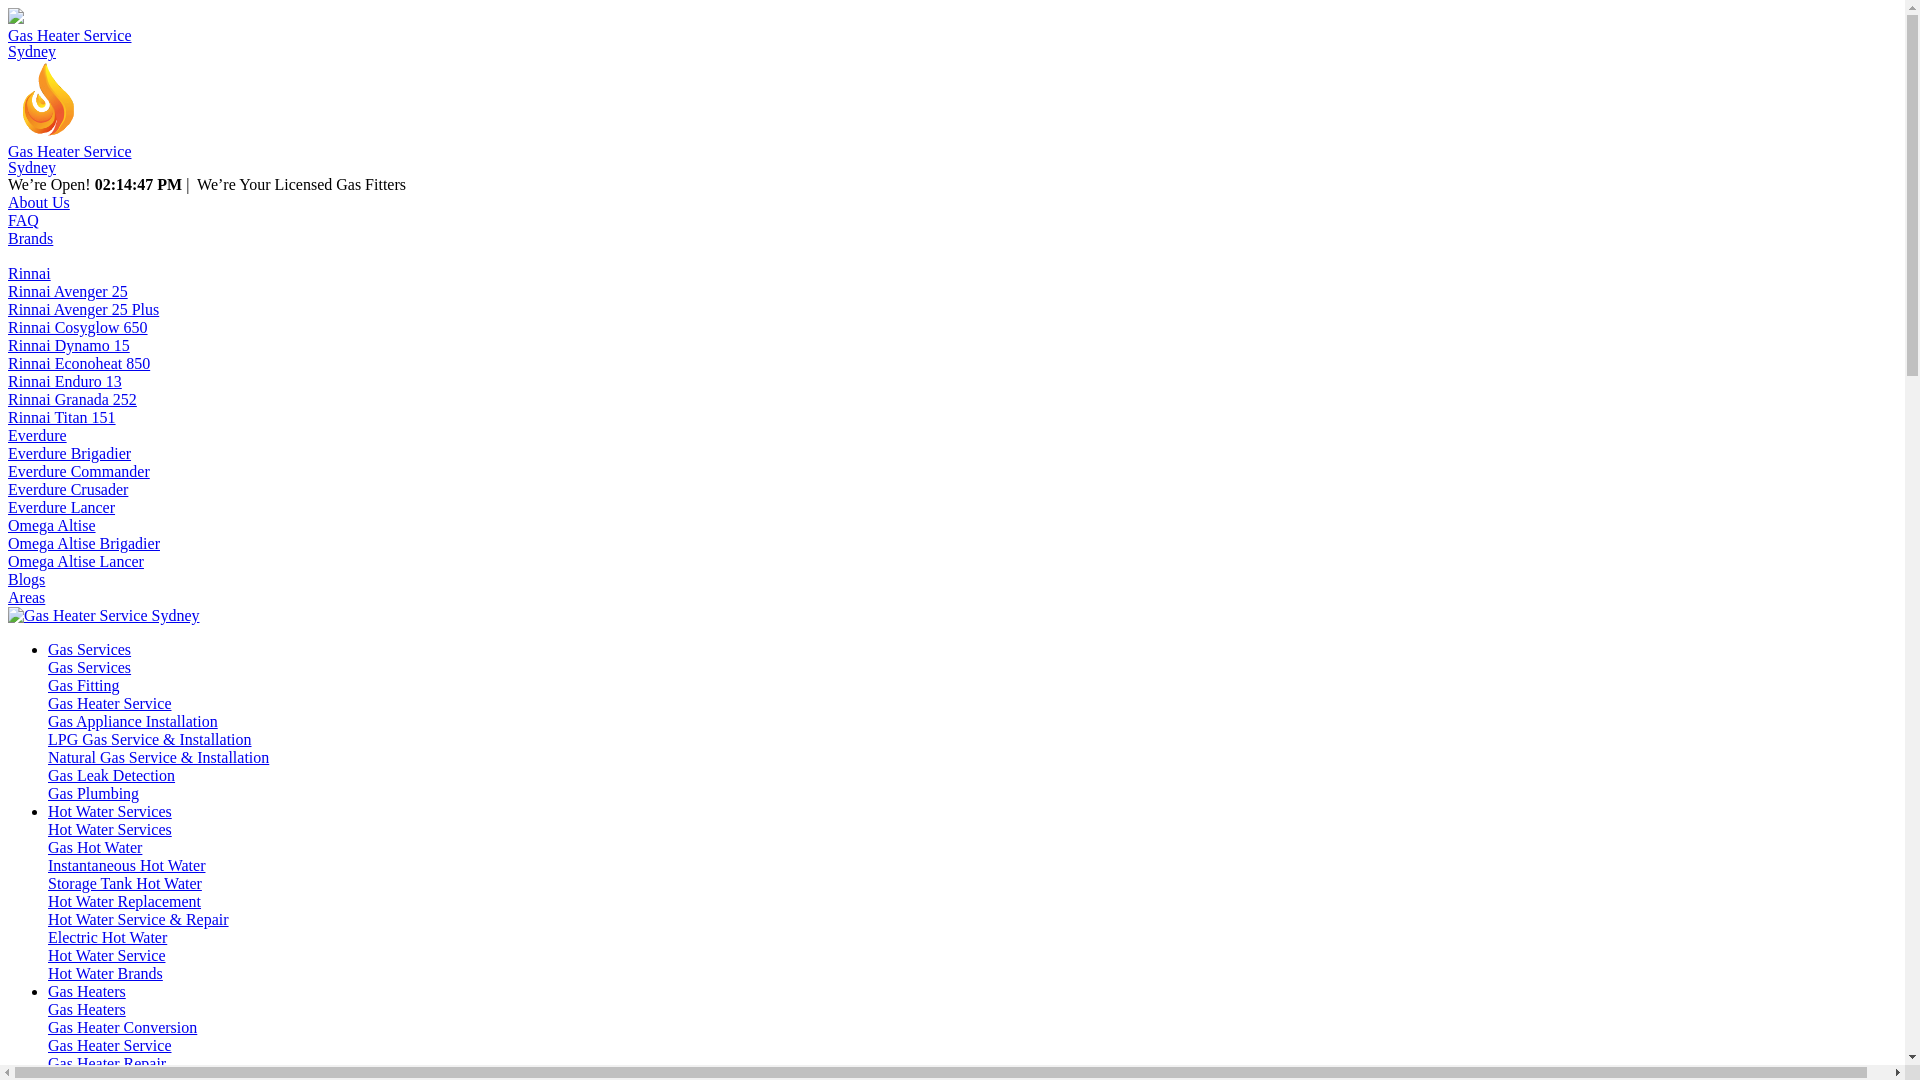  Describe the element at coordinates (69, 453) in the screenshot. I see `'Everdure Brigadier'` at that location.